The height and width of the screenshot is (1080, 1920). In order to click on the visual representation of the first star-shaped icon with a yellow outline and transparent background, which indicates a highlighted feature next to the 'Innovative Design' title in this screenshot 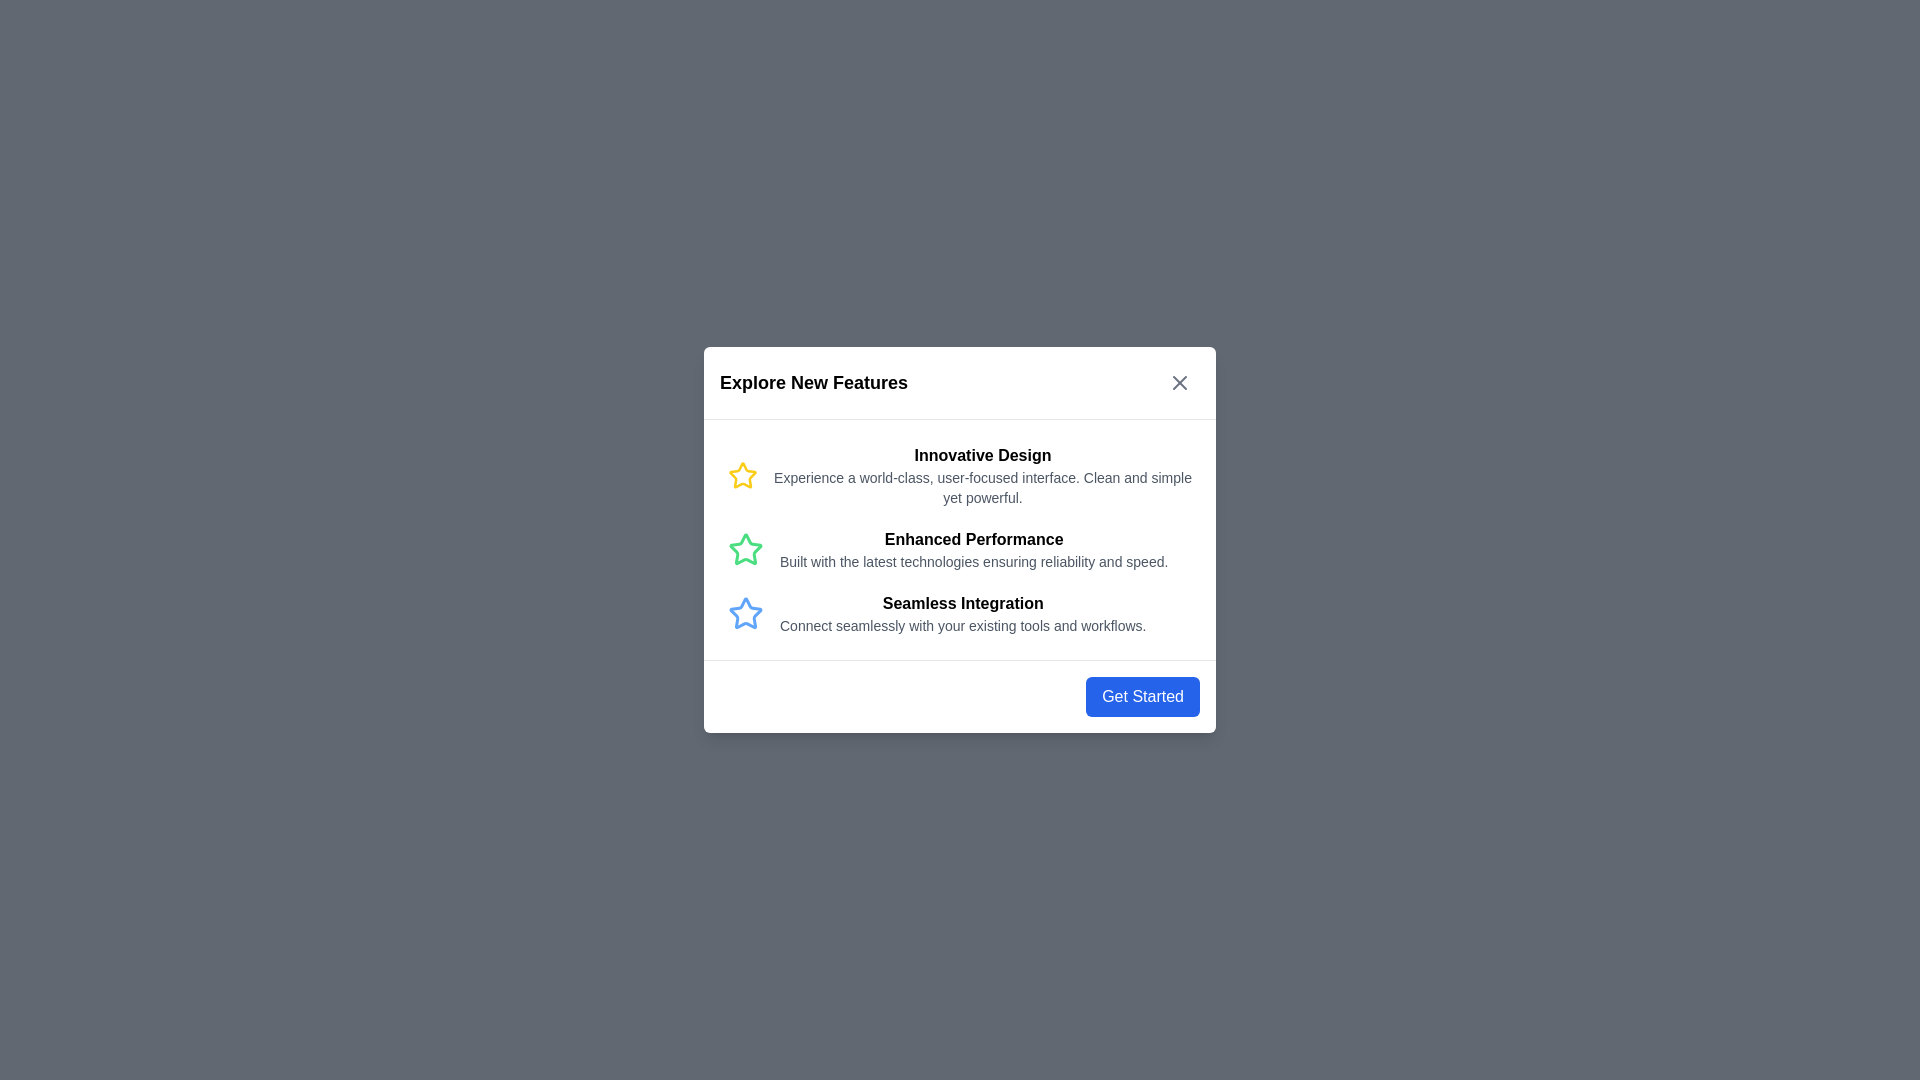, I will do `click(742, 475)`.